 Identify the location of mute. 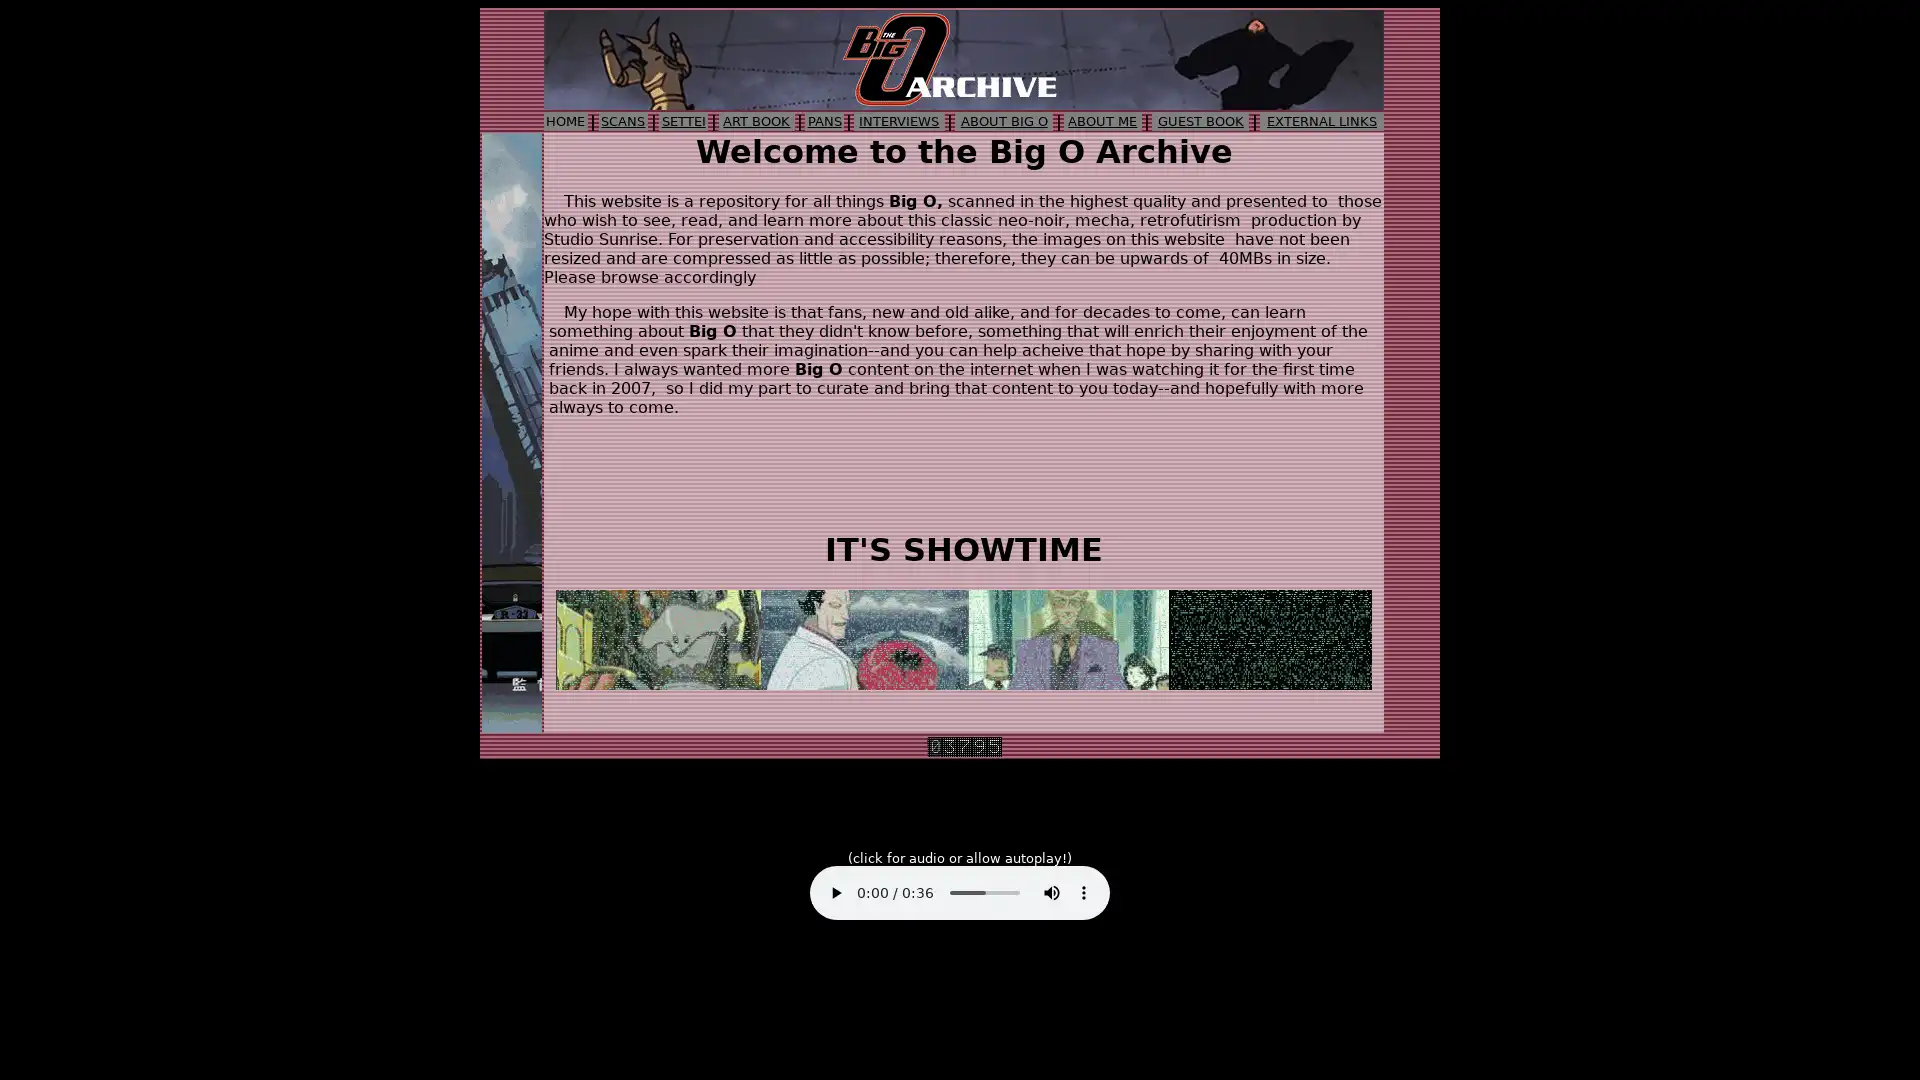
(1050, 892).